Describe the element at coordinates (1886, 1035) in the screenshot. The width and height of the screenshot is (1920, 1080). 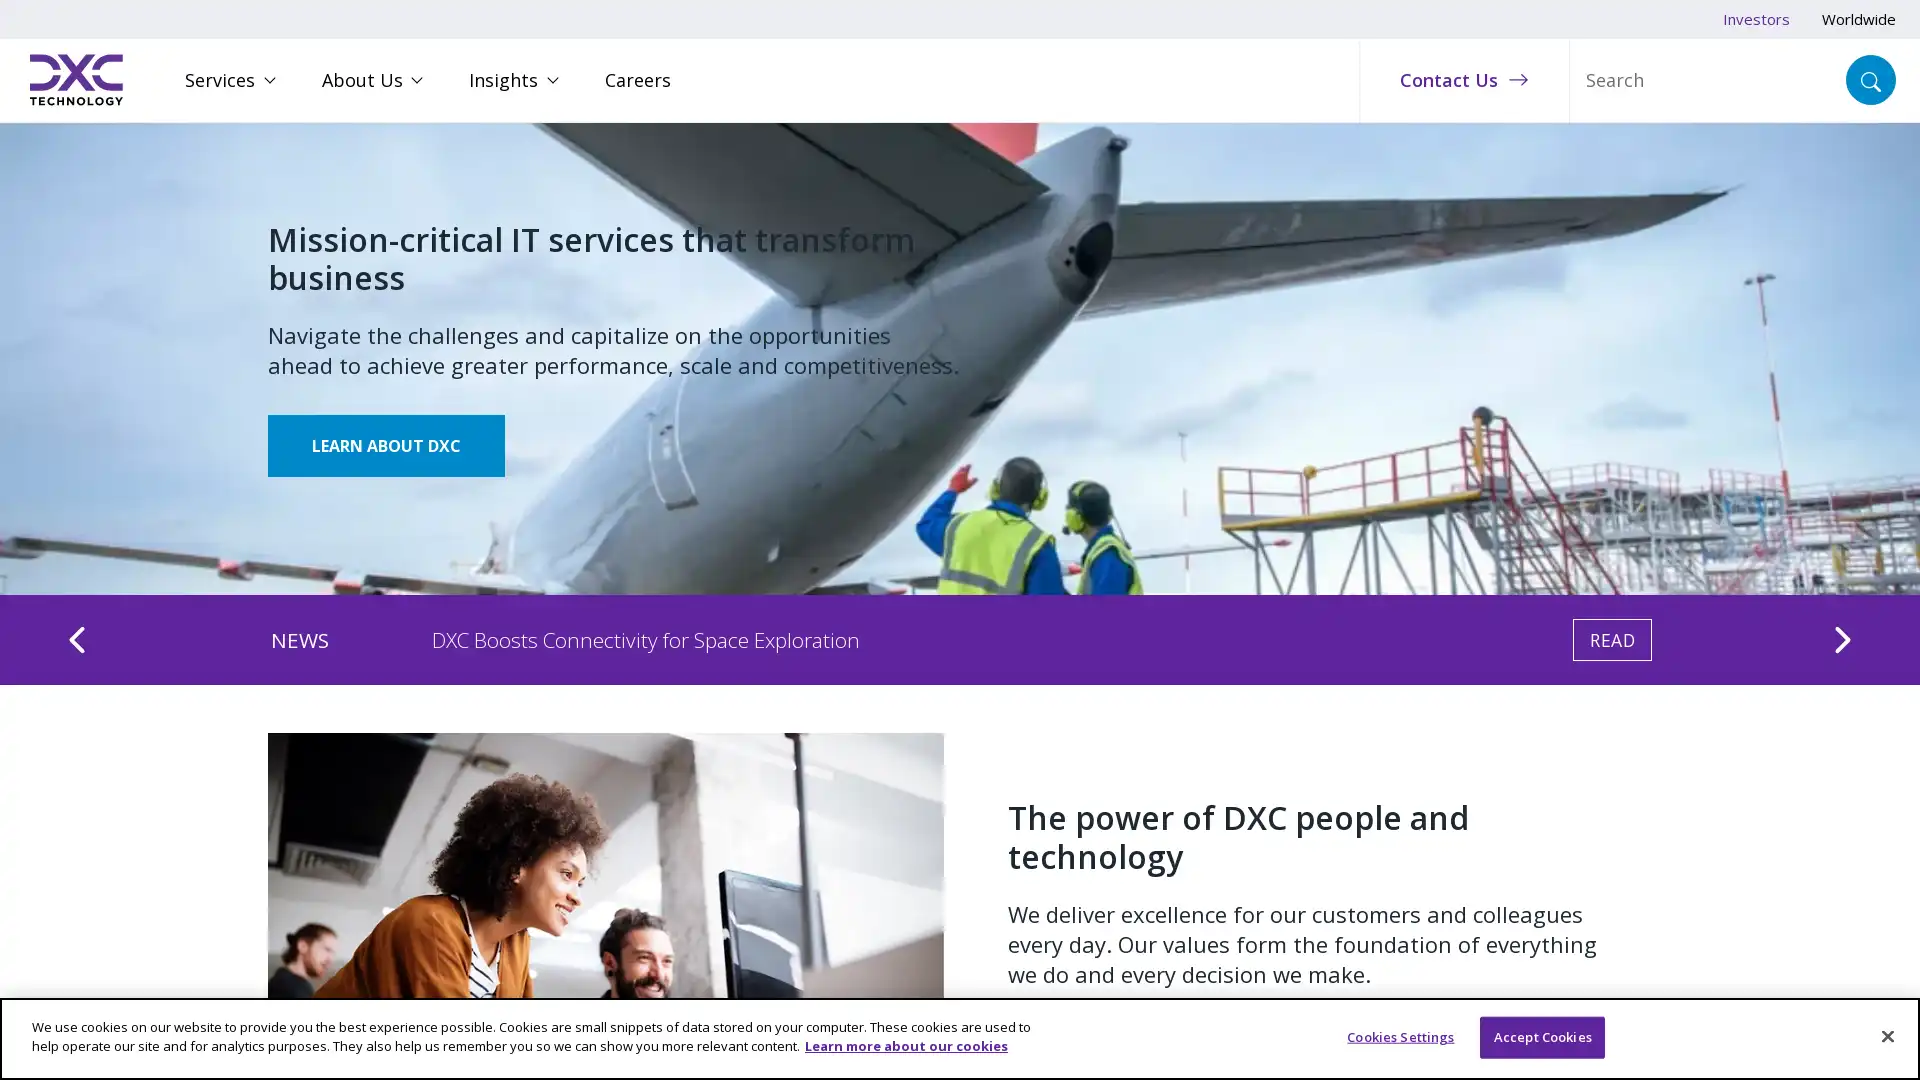
I see `Close` at that location.